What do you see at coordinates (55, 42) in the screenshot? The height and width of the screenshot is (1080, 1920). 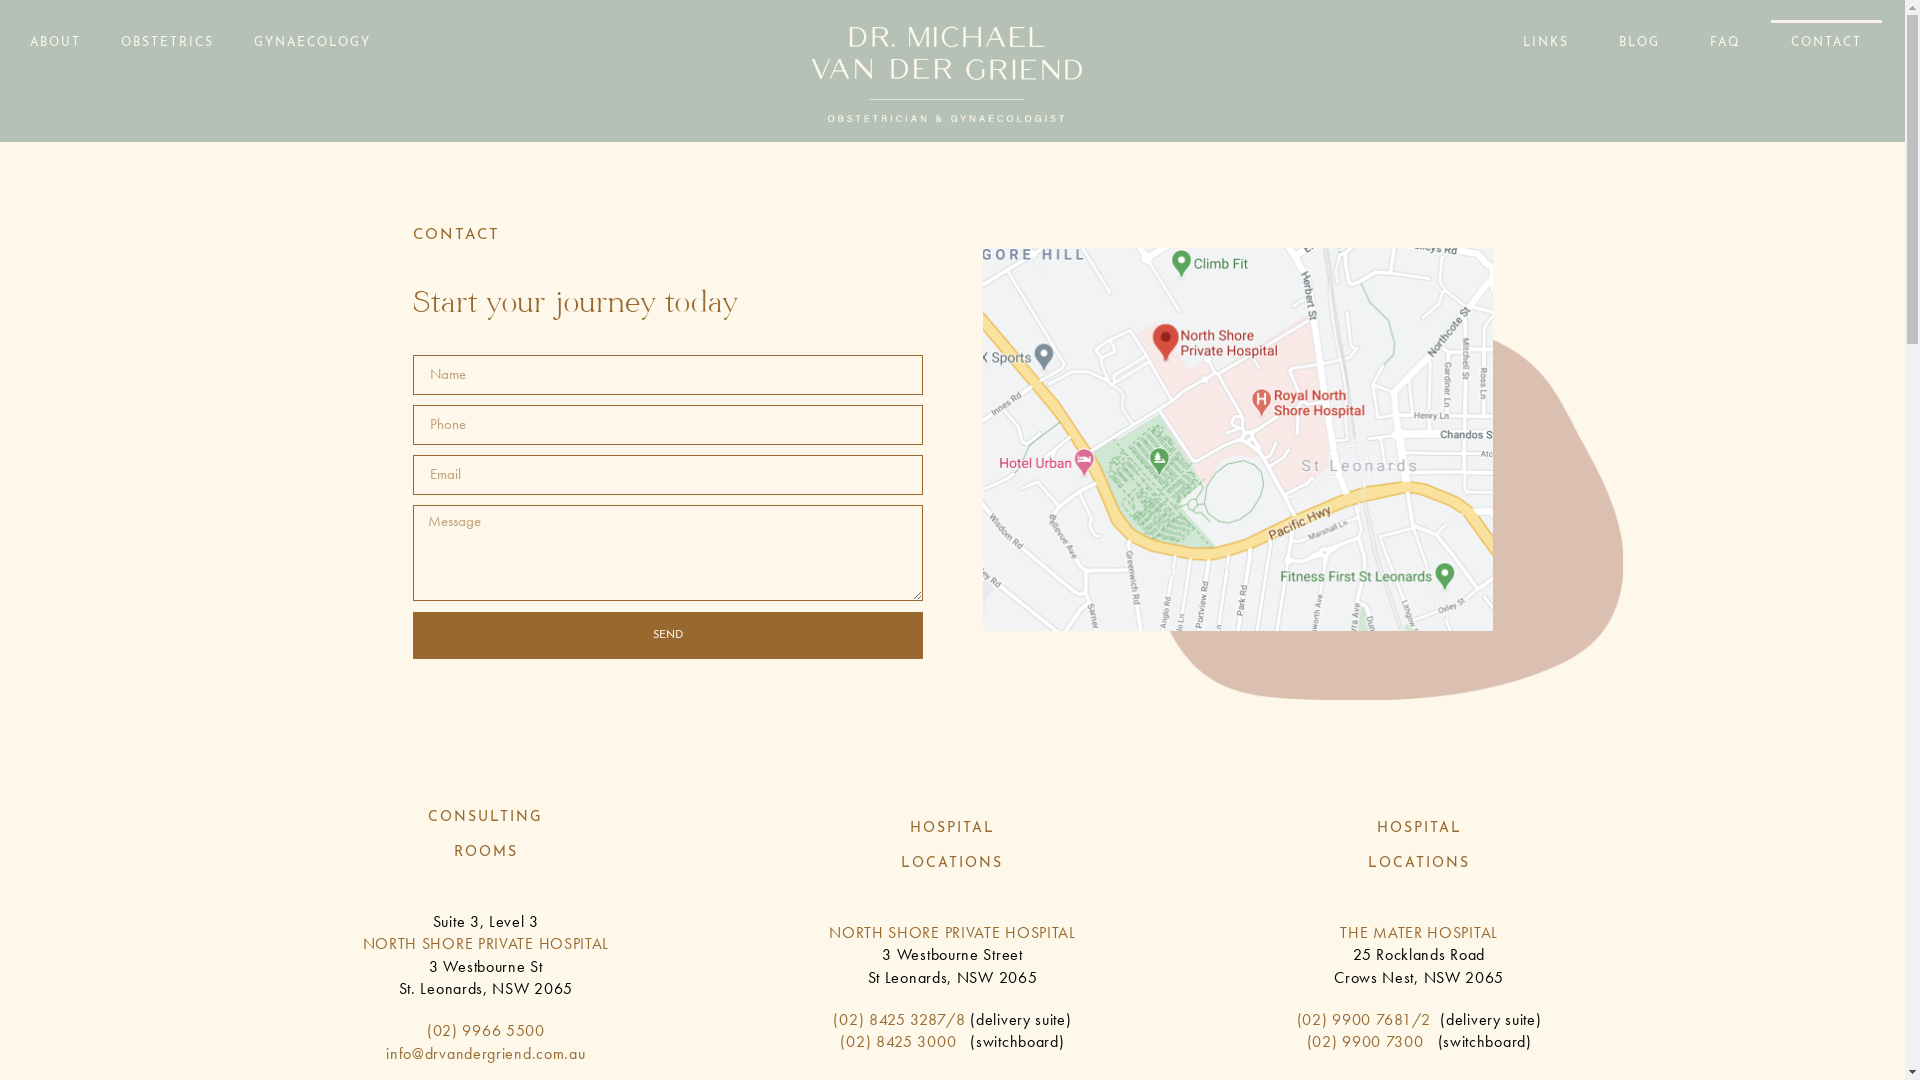 I see `'ABOUT'` at bounding box center [55, 42].